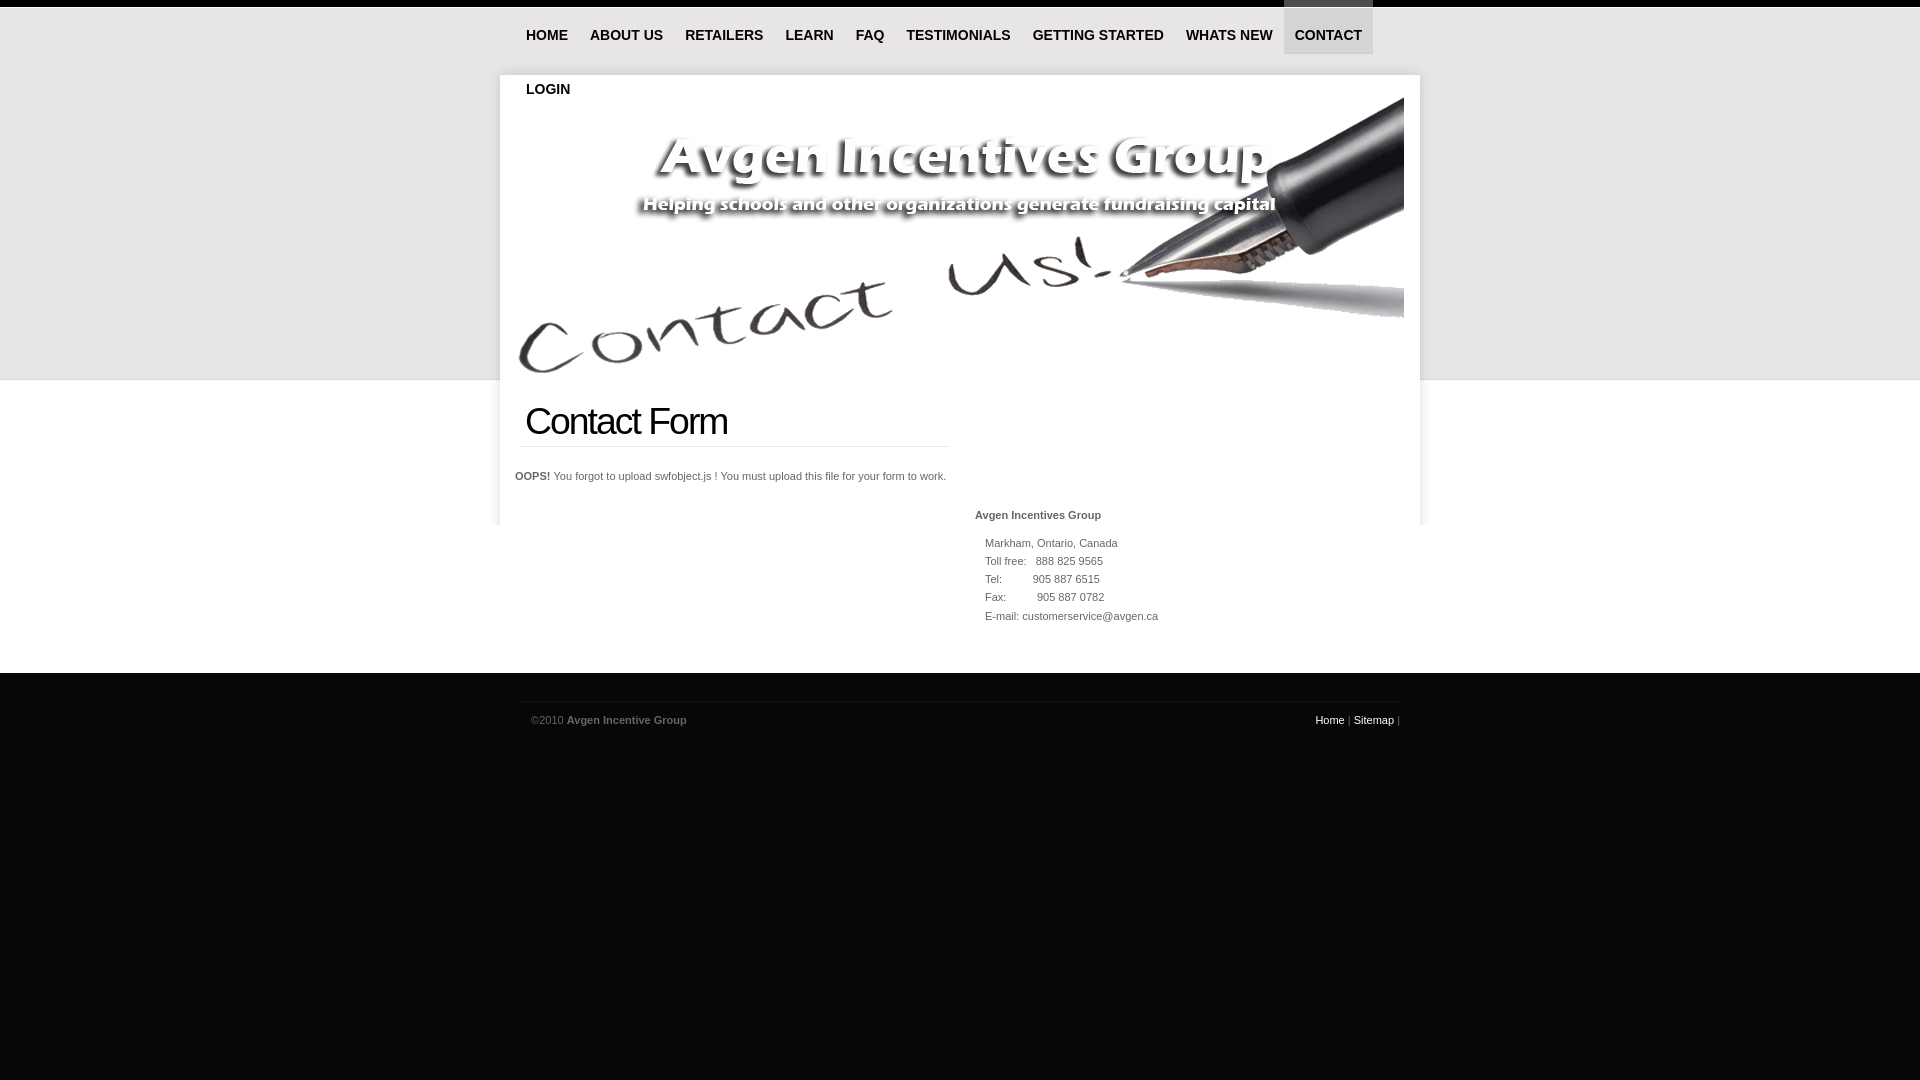  Describe the element at coordinates (625, 26) in the screenshot. I see `'ABOUT US'` at that location.